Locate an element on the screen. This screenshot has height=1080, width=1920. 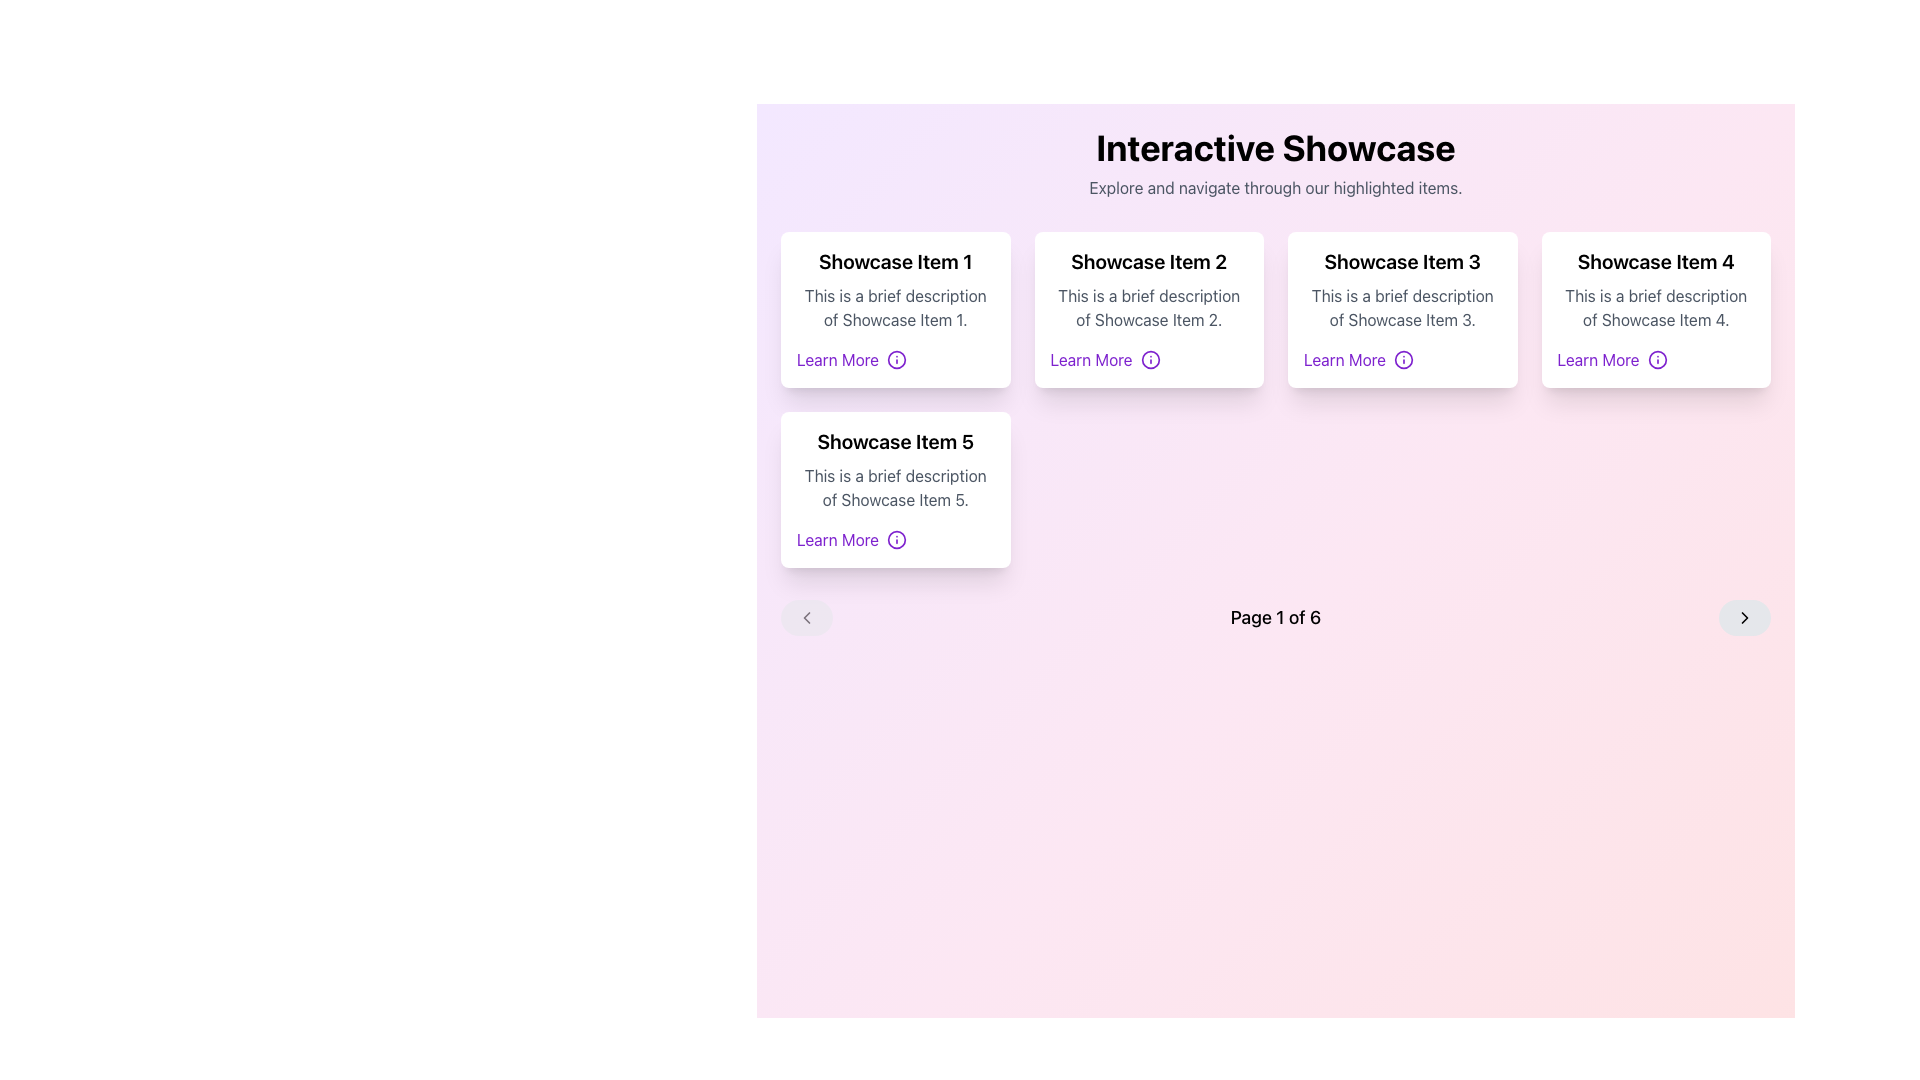
the text located inside the fourth card of the rightmost column in the top row of the grid, below the title 'Showcase Item 4' is located at coordinates (1656, 308).